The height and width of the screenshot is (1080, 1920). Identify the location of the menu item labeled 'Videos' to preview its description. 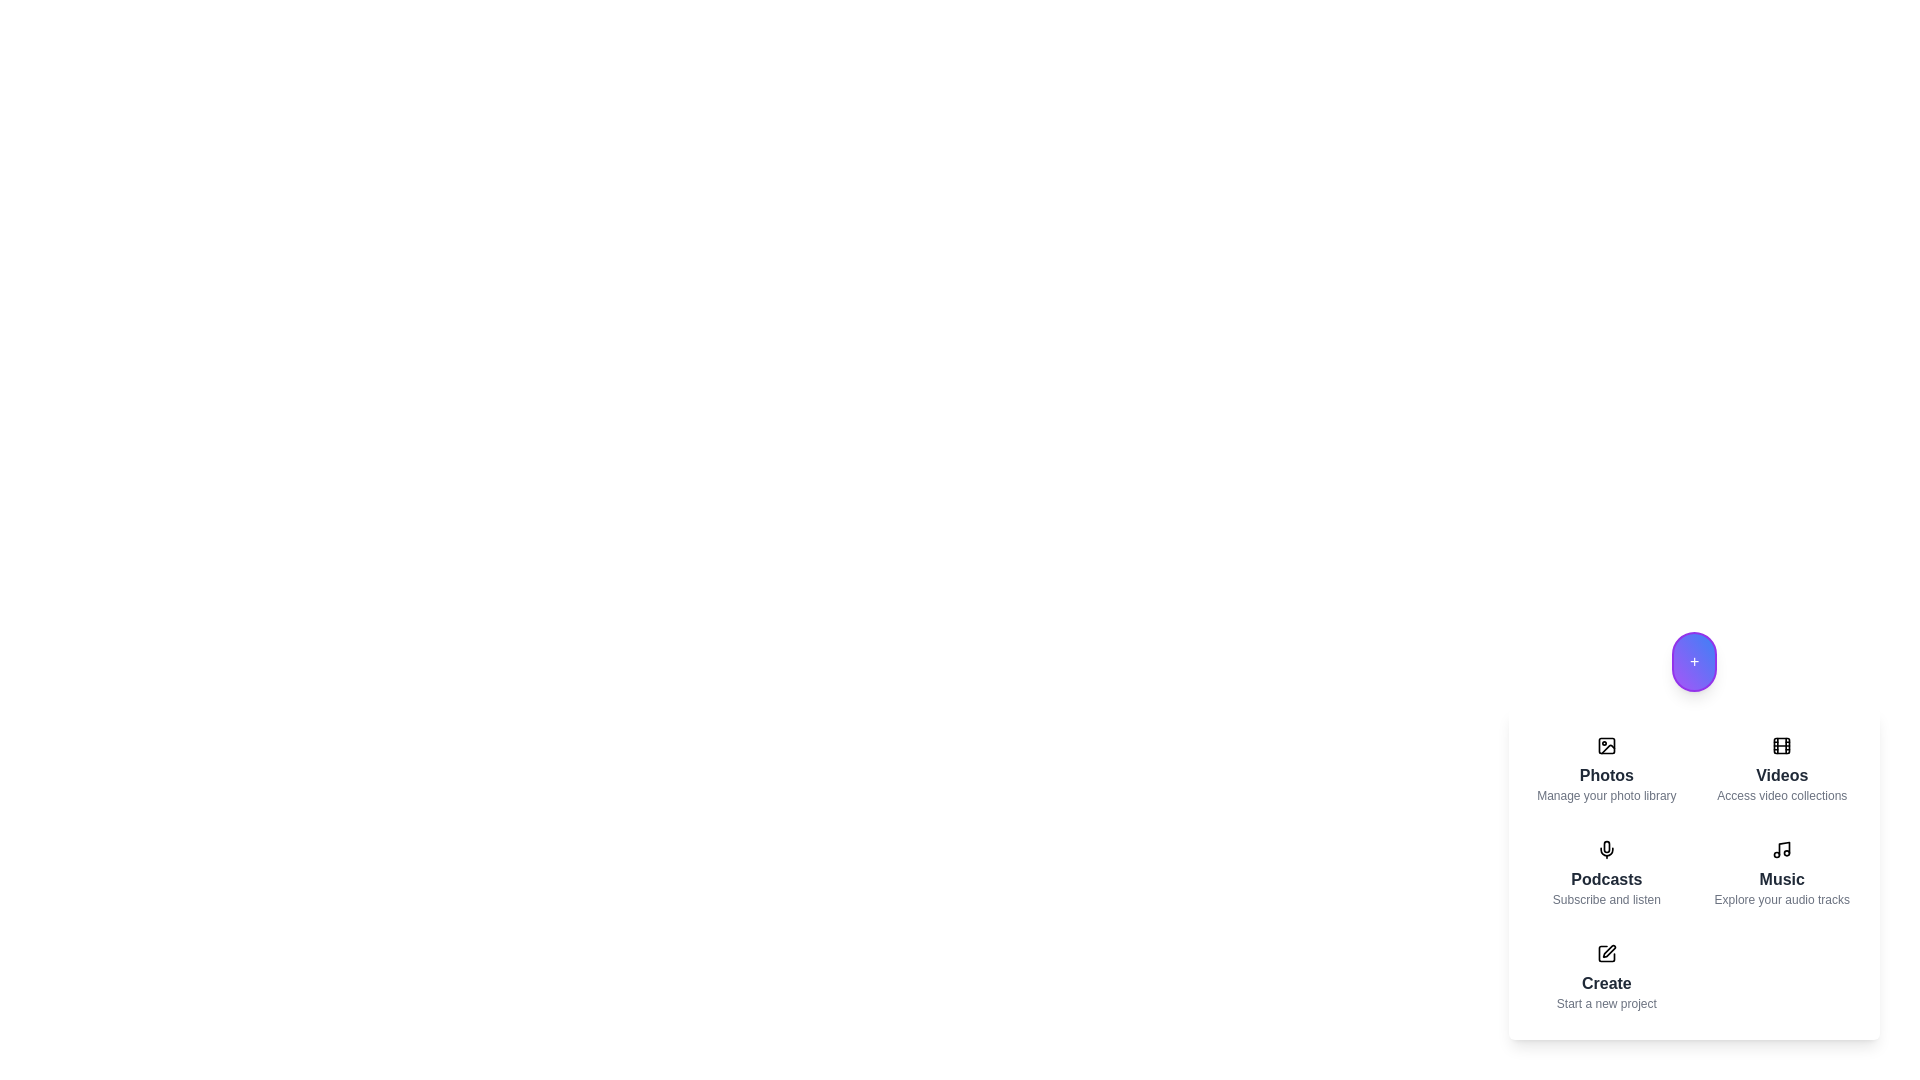
(1782, 769).